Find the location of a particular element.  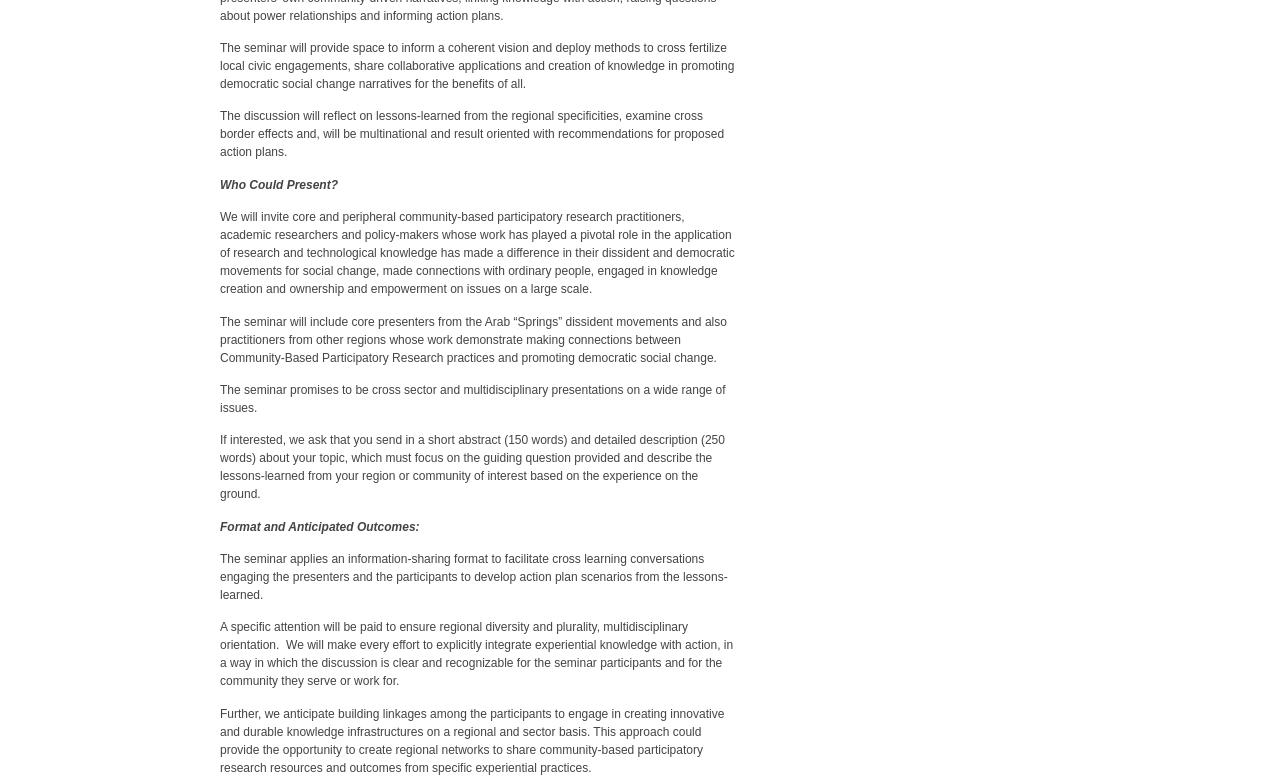

'We will invite core and peripheral community-based participatory research practitioners, academic researchers and policy-makers whose work has played a pivotal role in the application of research and technological knowledge has made a difference in their dissident and democratic movements for social change, made connections with ordinary people, engaged in knowledge creation and ownership and empowerment on issues on a large scale.' is located at coordinates (476, 252).